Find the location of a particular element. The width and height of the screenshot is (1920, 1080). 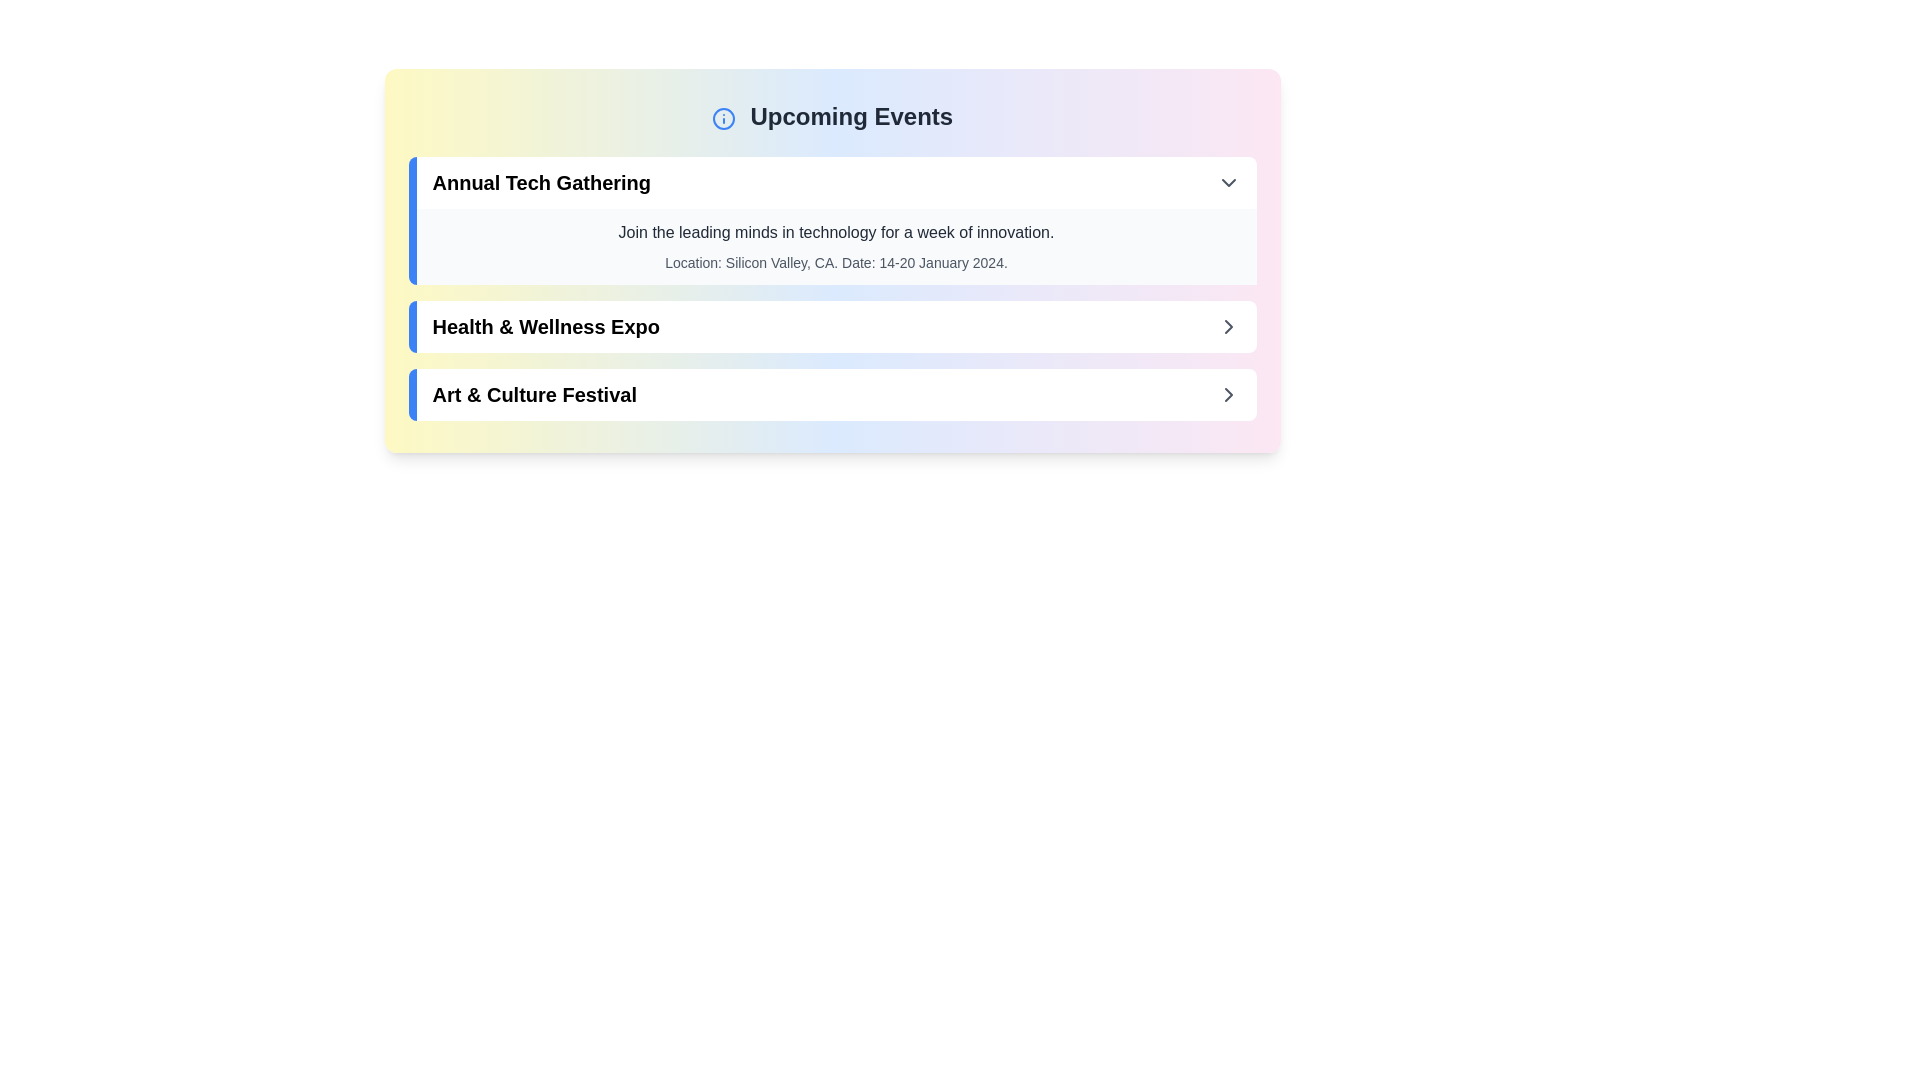

the Text label that serves as the title of the event, located at the top of a card in the 'Upcoming Events' list is located at coordinates (541, 182).